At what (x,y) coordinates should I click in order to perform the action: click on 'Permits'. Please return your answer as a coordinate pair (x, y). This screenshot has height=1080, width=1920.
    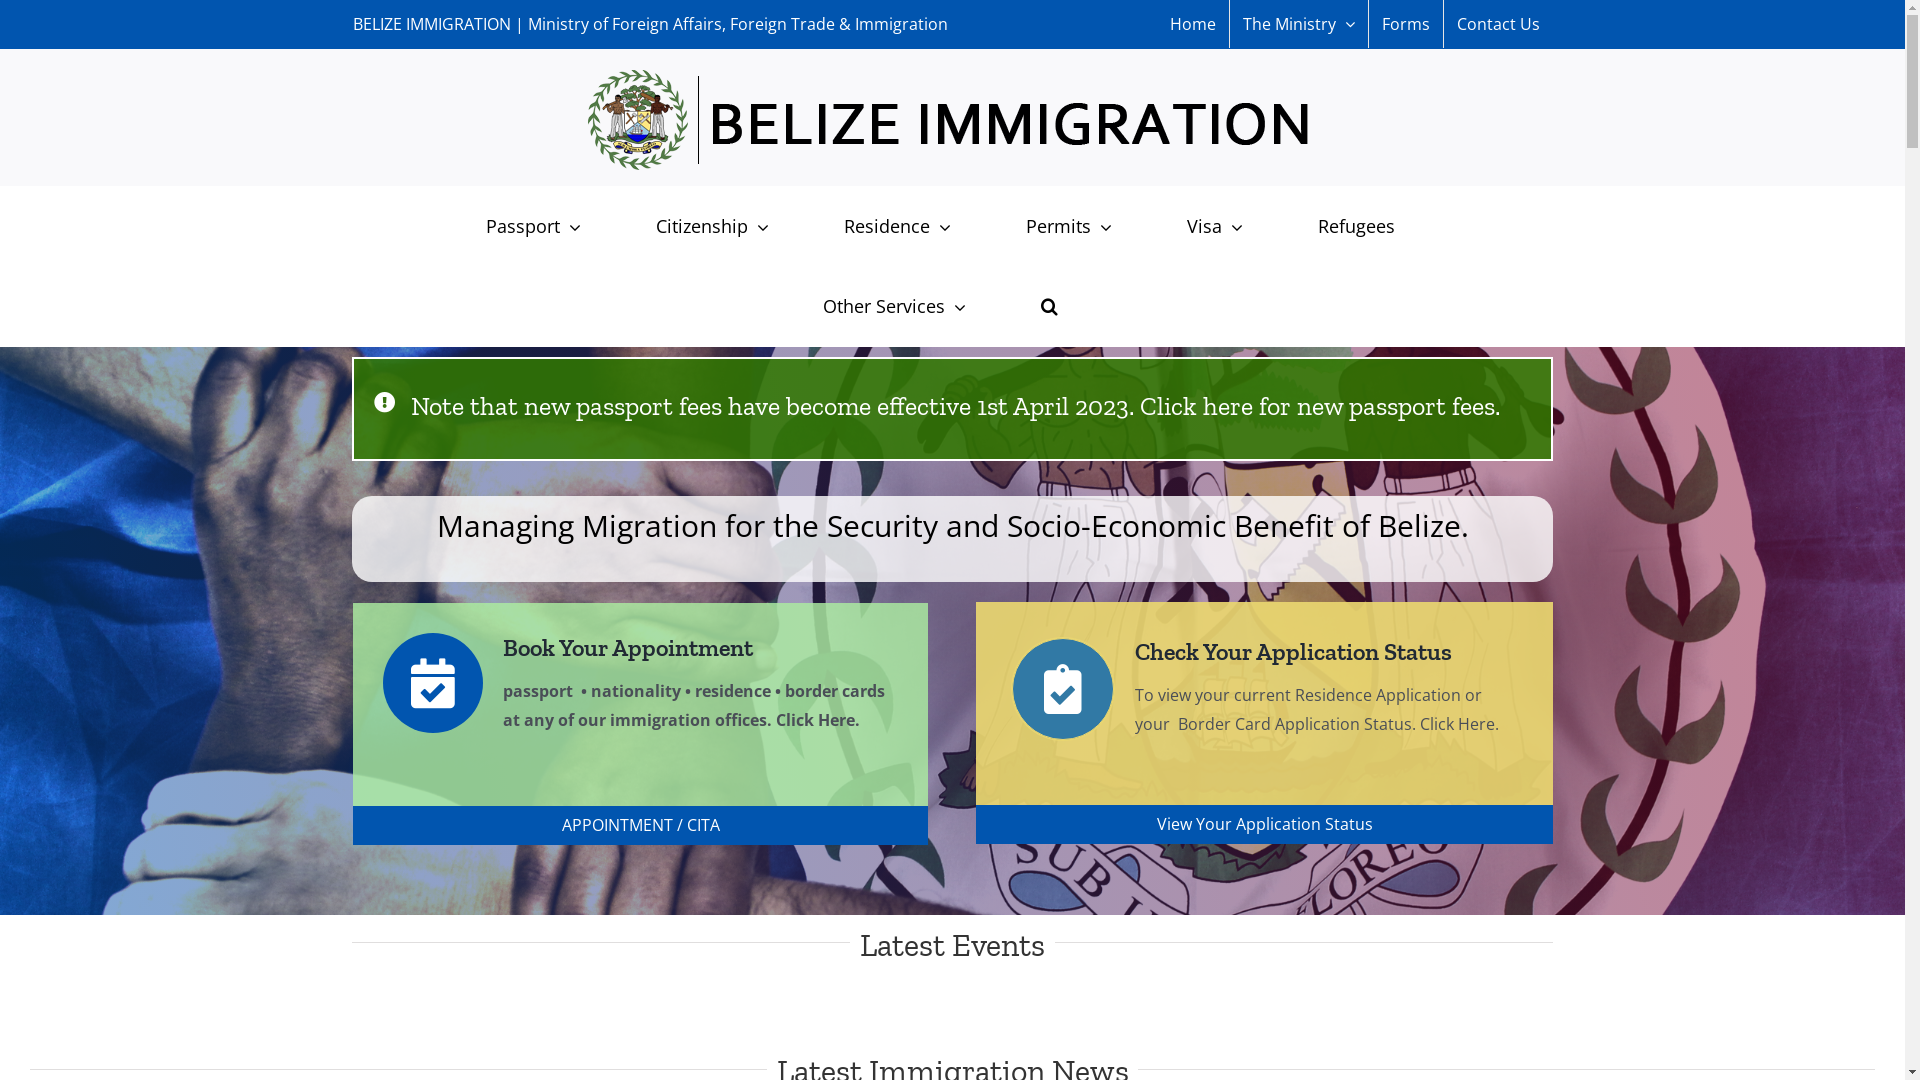
    Looking at the image, I should click on (1067, 225).